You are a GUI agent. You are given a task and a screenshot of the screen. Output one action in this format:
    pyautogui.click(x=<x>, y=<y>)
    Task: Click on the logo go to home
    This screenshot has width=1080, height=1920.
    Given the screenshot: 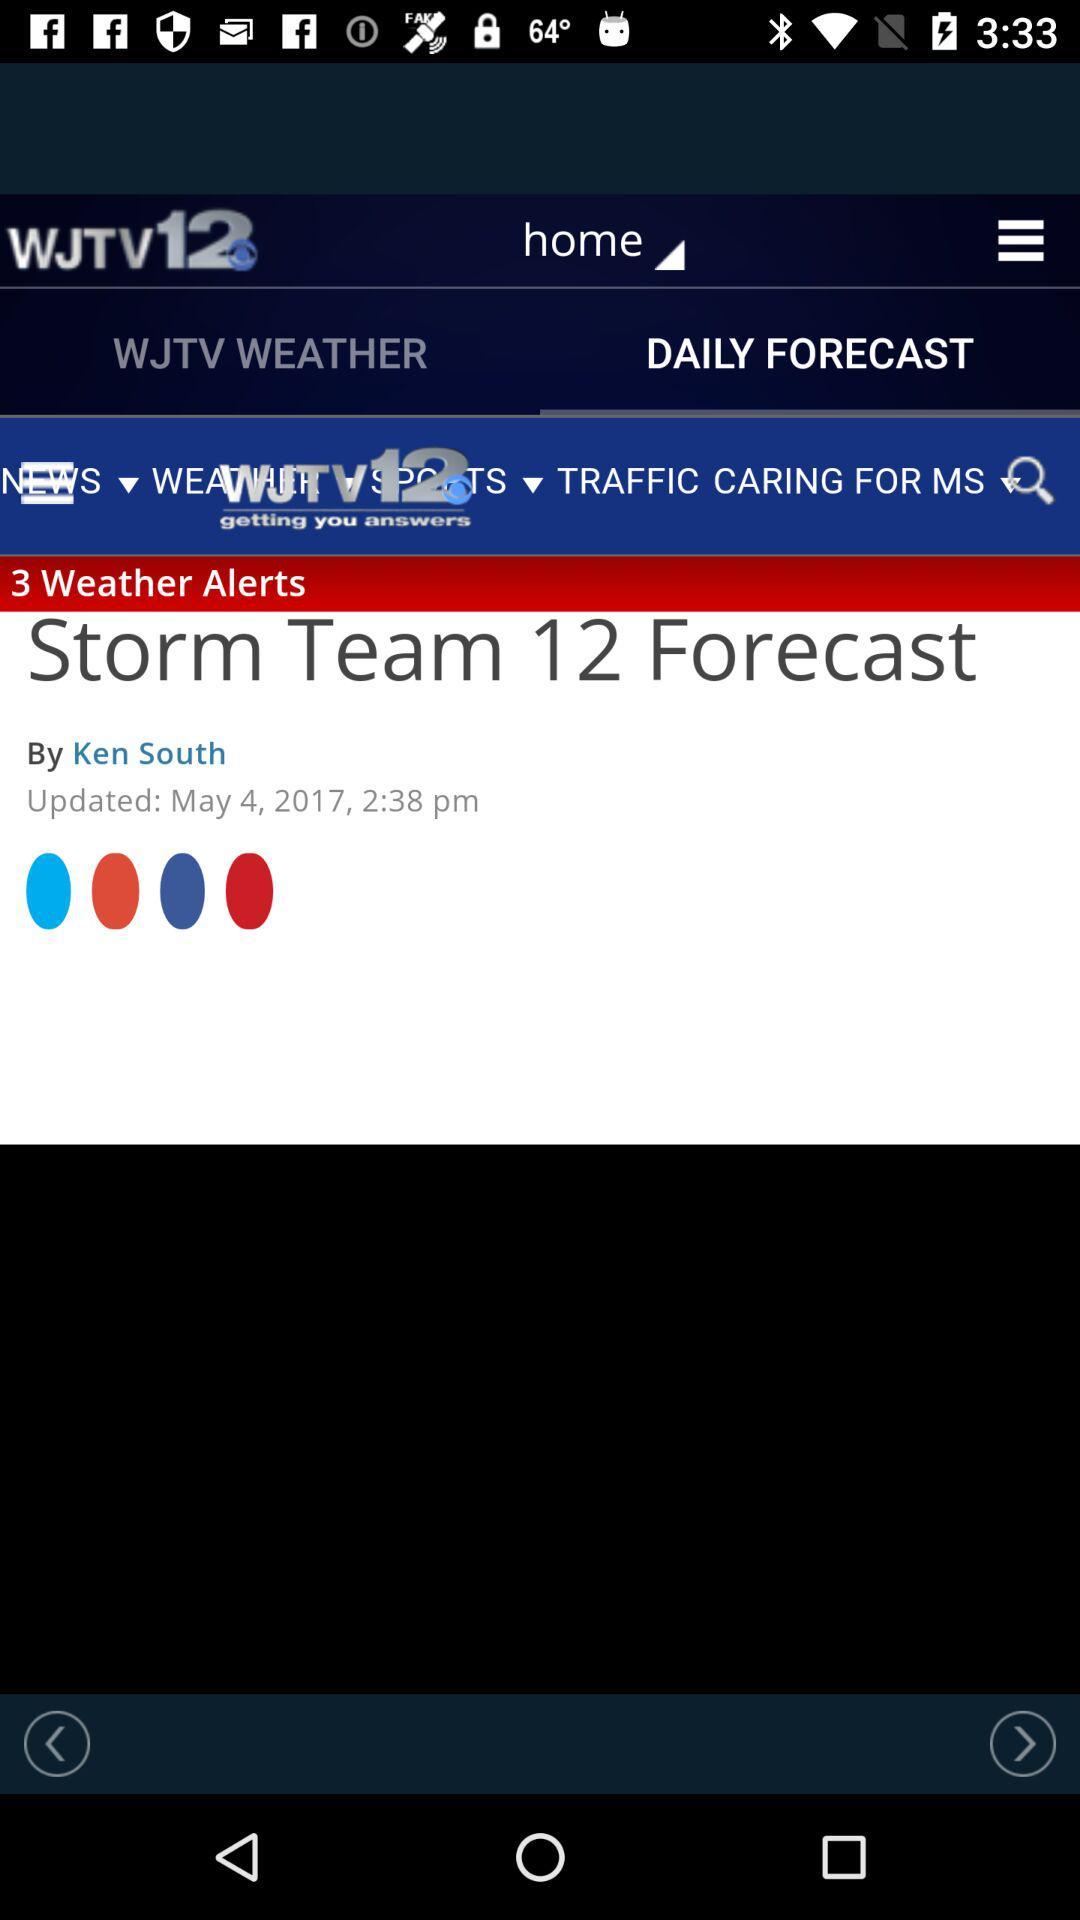 What is the action you would take?
    pyautogui.click(x=131, y=240)
    